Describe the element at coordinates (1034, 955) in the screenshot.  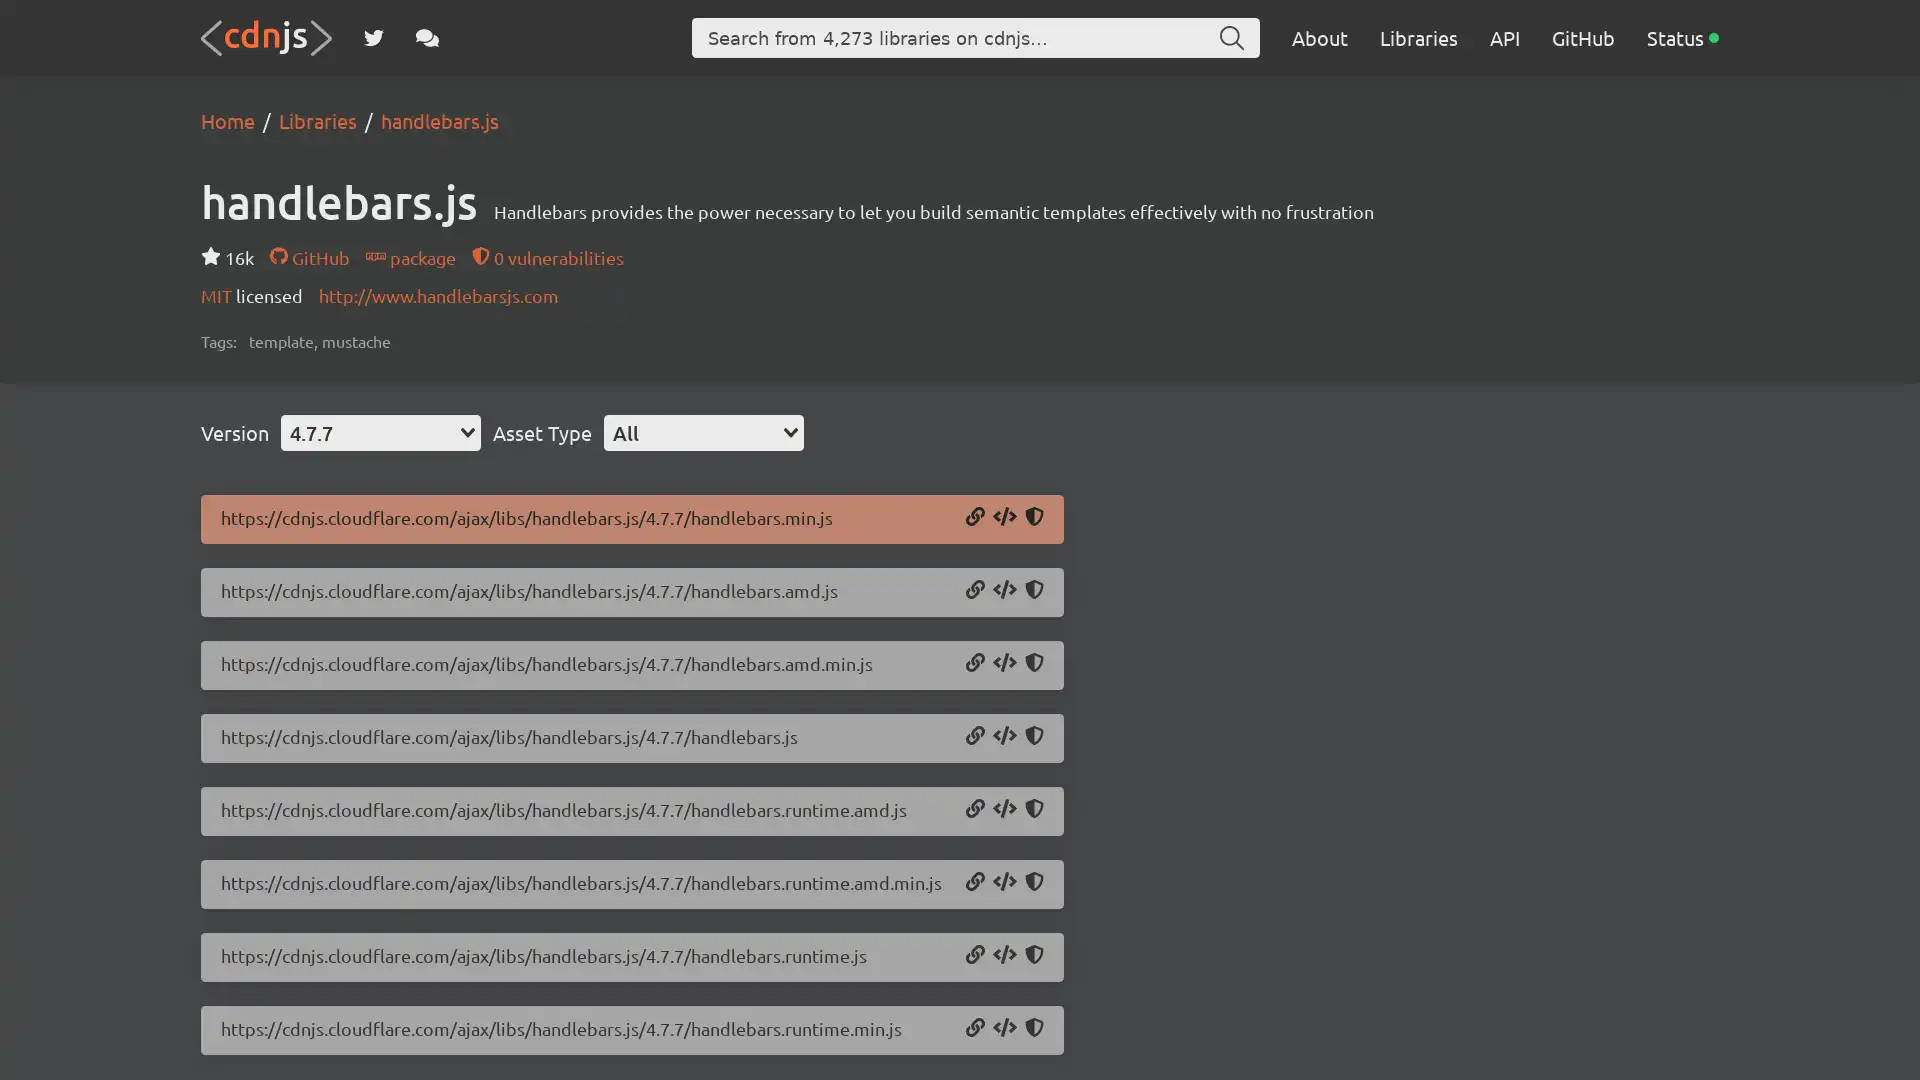
I see `Copy SRI Hash` at that location.